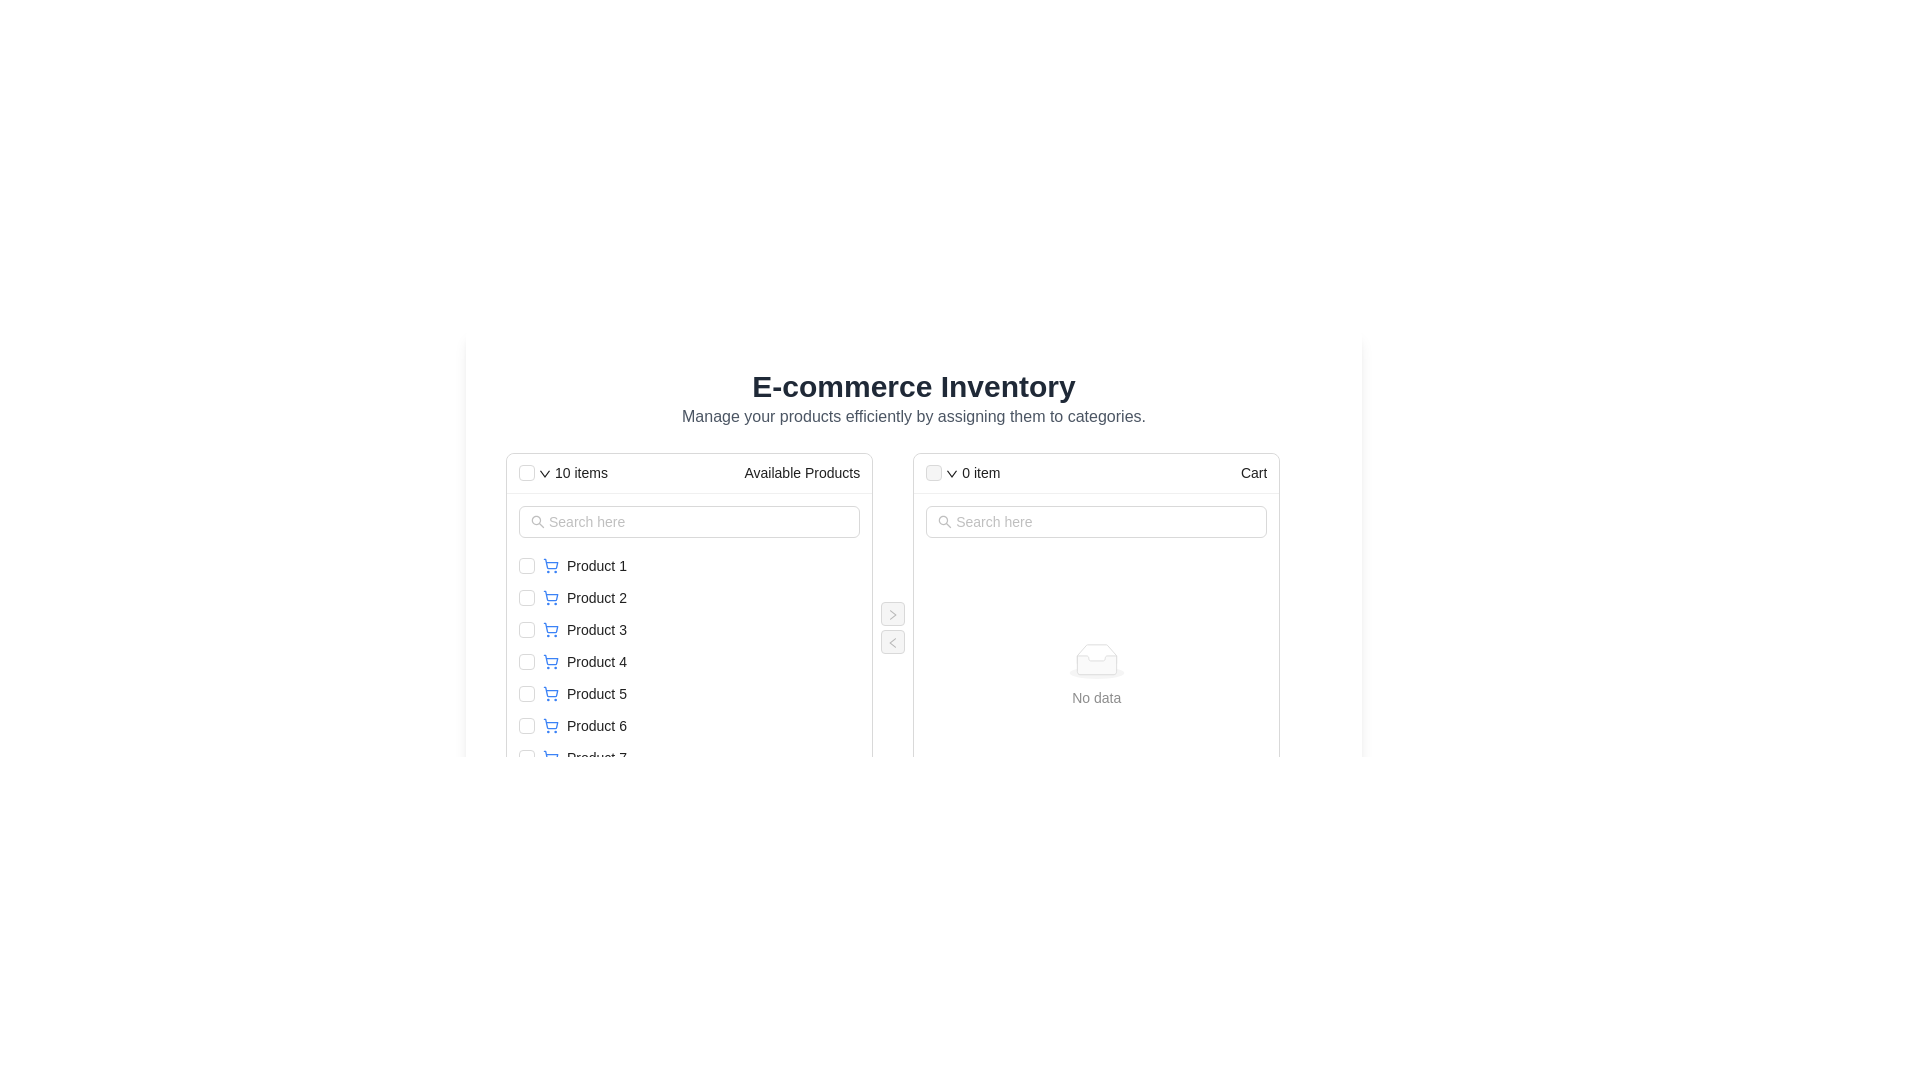  What do you see at coordinates (537, 520) in the screenshot?
I see `the magnifying glass icon located at the beginning of the 'Search here' input field within the 'Available Products' section` at bounding box center [537, 520].